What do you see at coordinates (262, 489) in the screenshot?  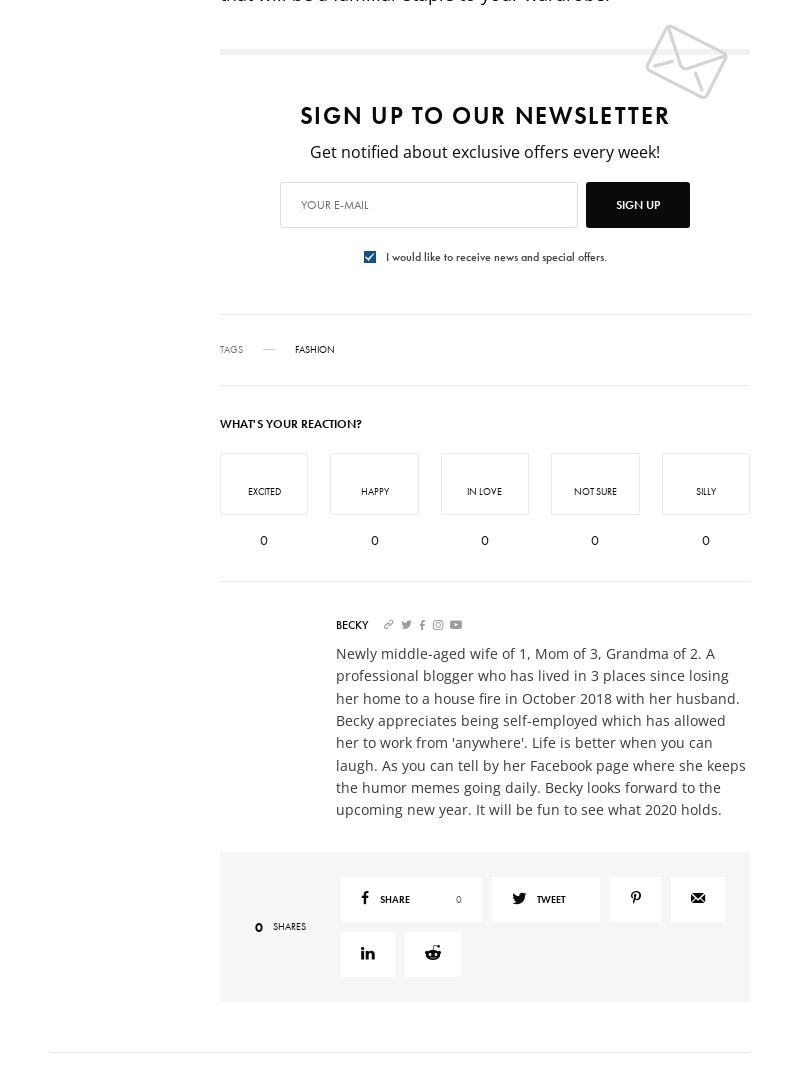 I see `'Excited'` at bounding box center [262, 489].